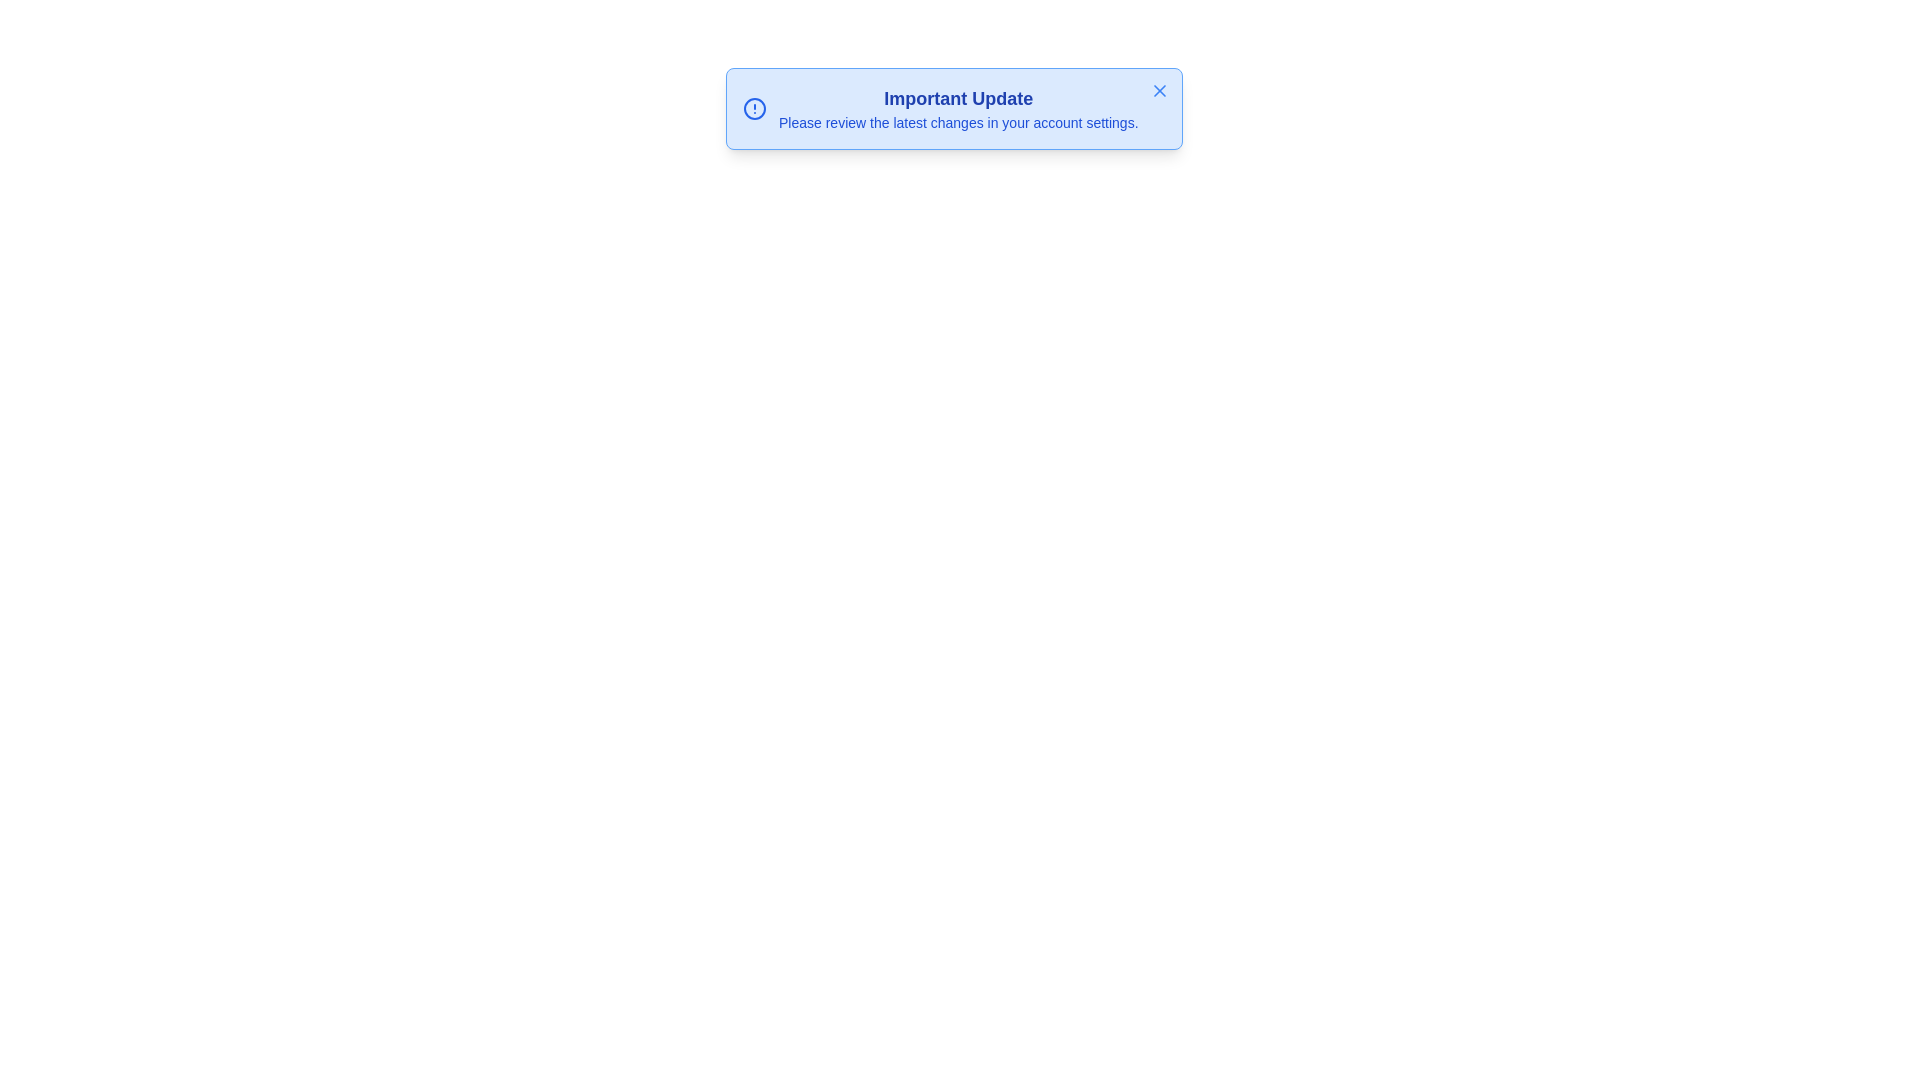 The image size is (1920, 1080). I want to click on notification text content located centrally within the notification bar, positioned between an icon and a close button, so click(957, 108).